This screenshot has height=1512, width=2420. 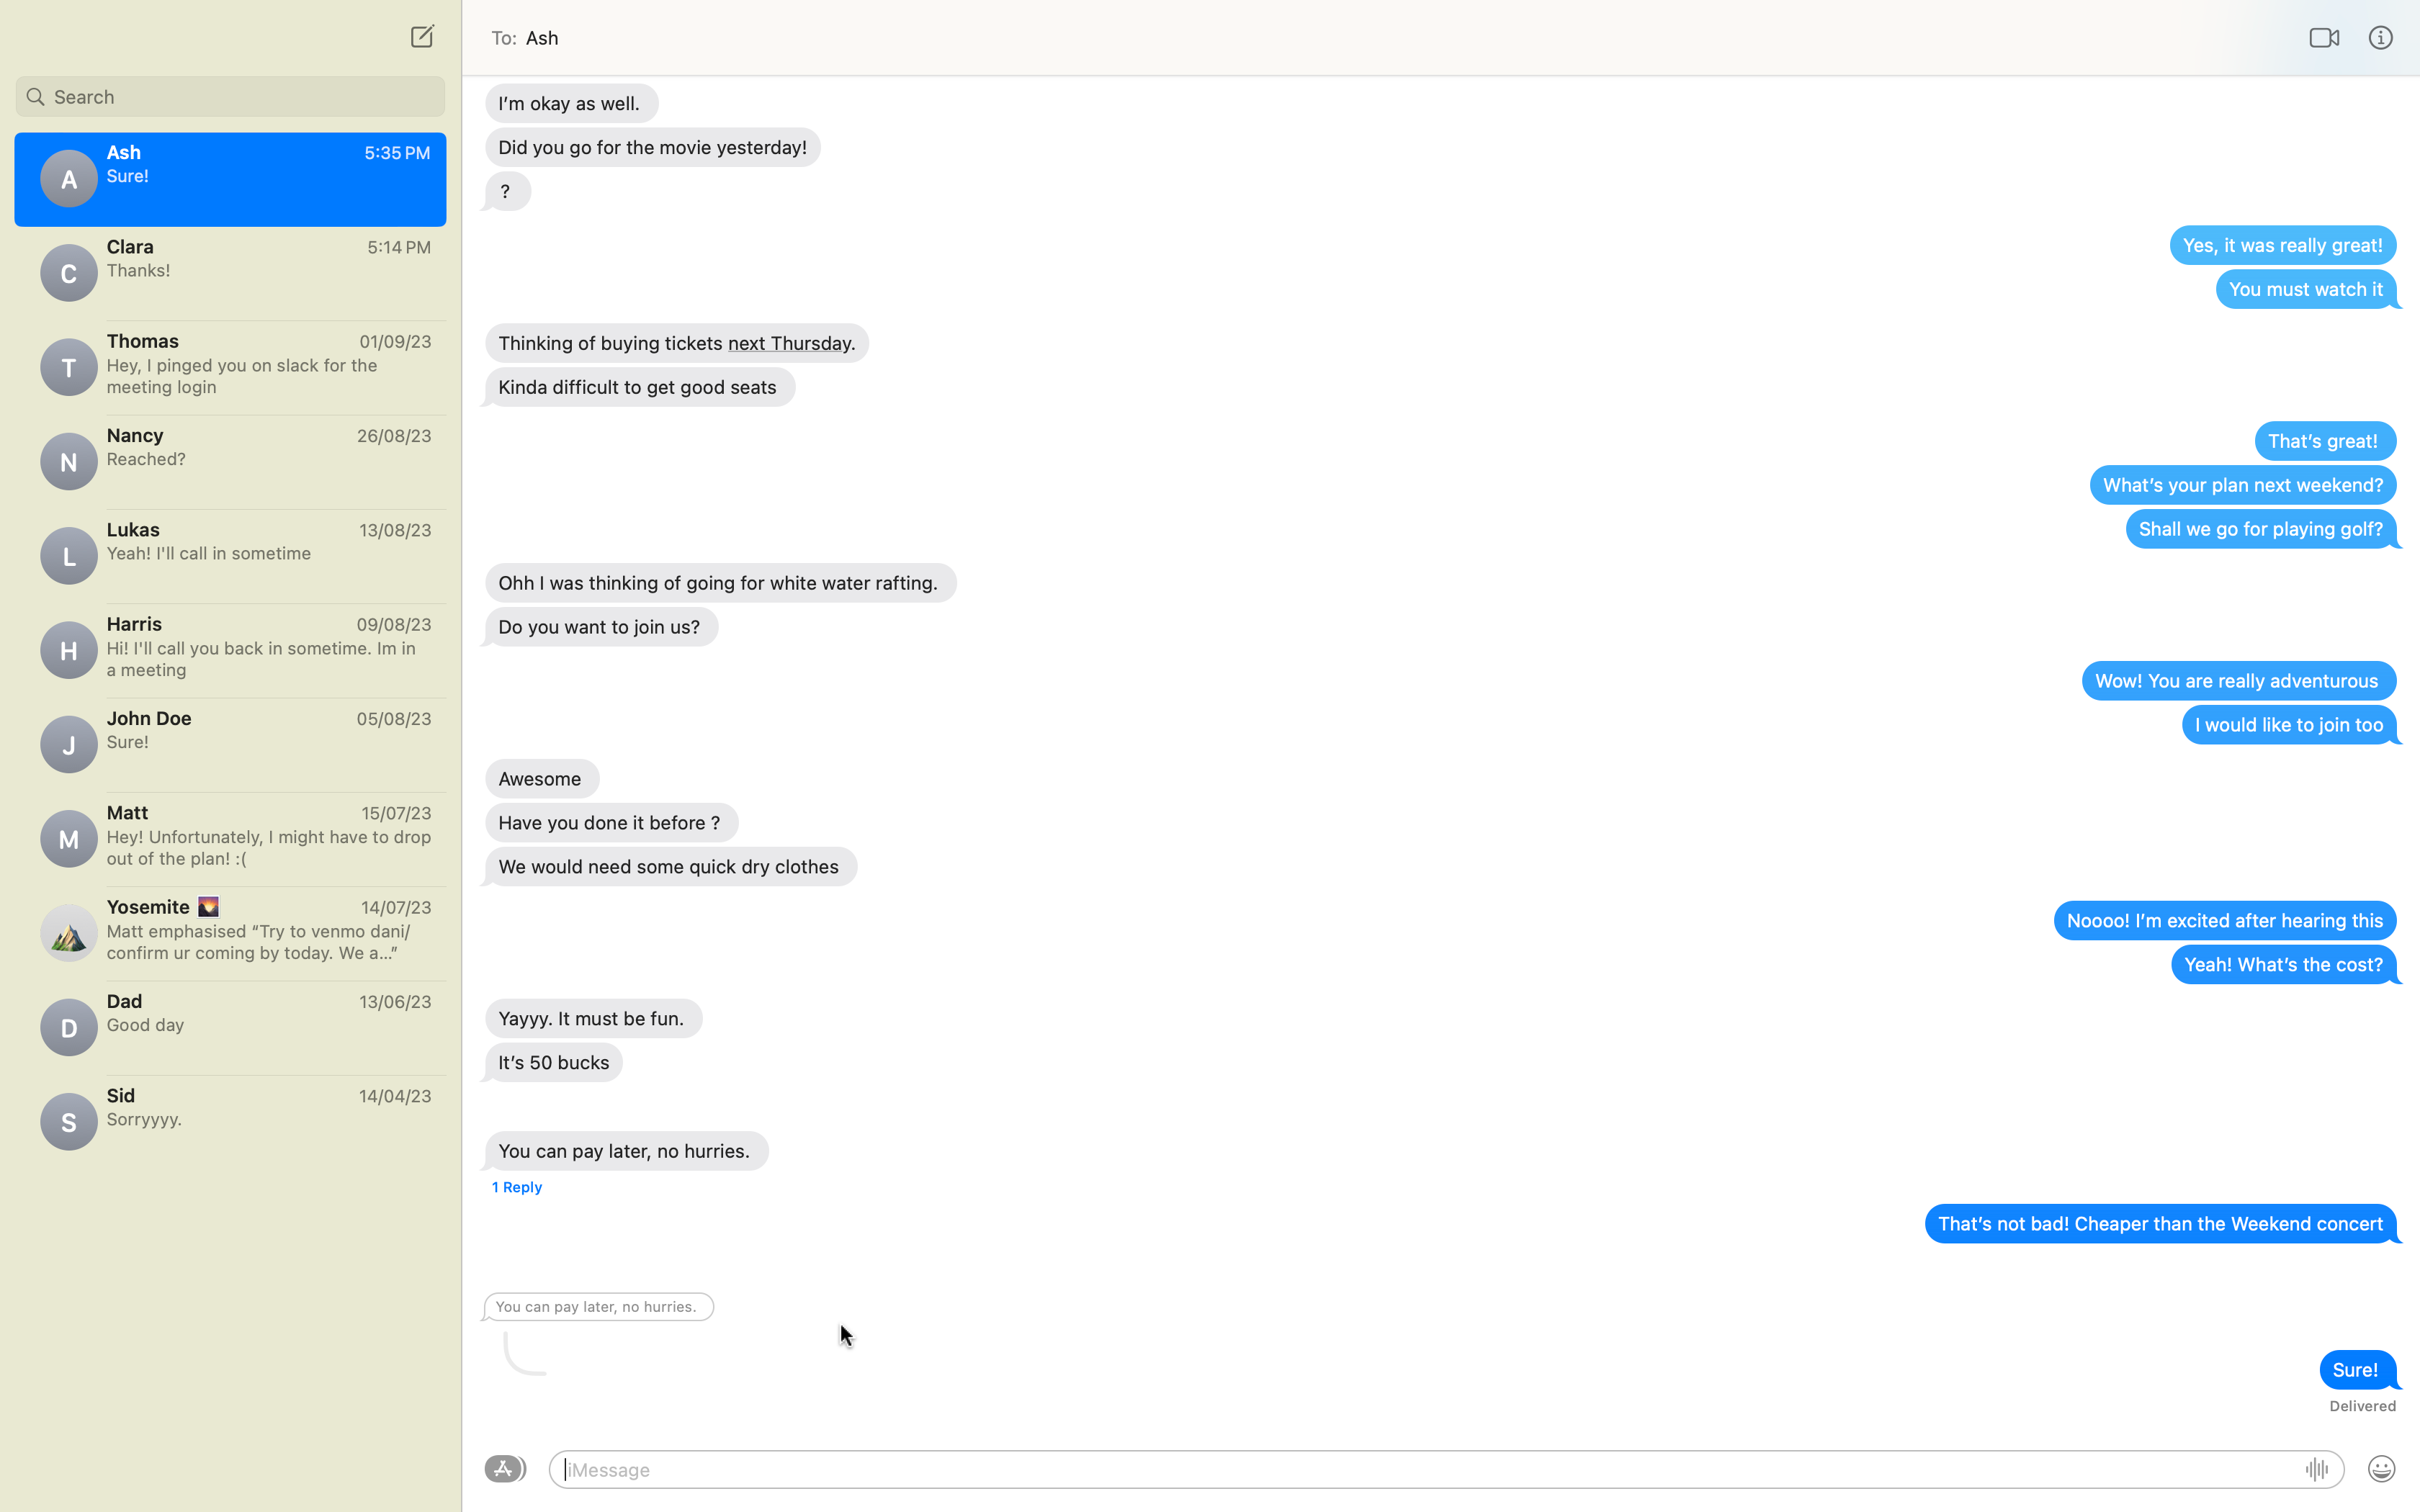 What do you see at coordinates (229, 551) in the screenshot?
I see `Compose a message to Lucas inquiring about his weekend` at bounding box center [229, 551].